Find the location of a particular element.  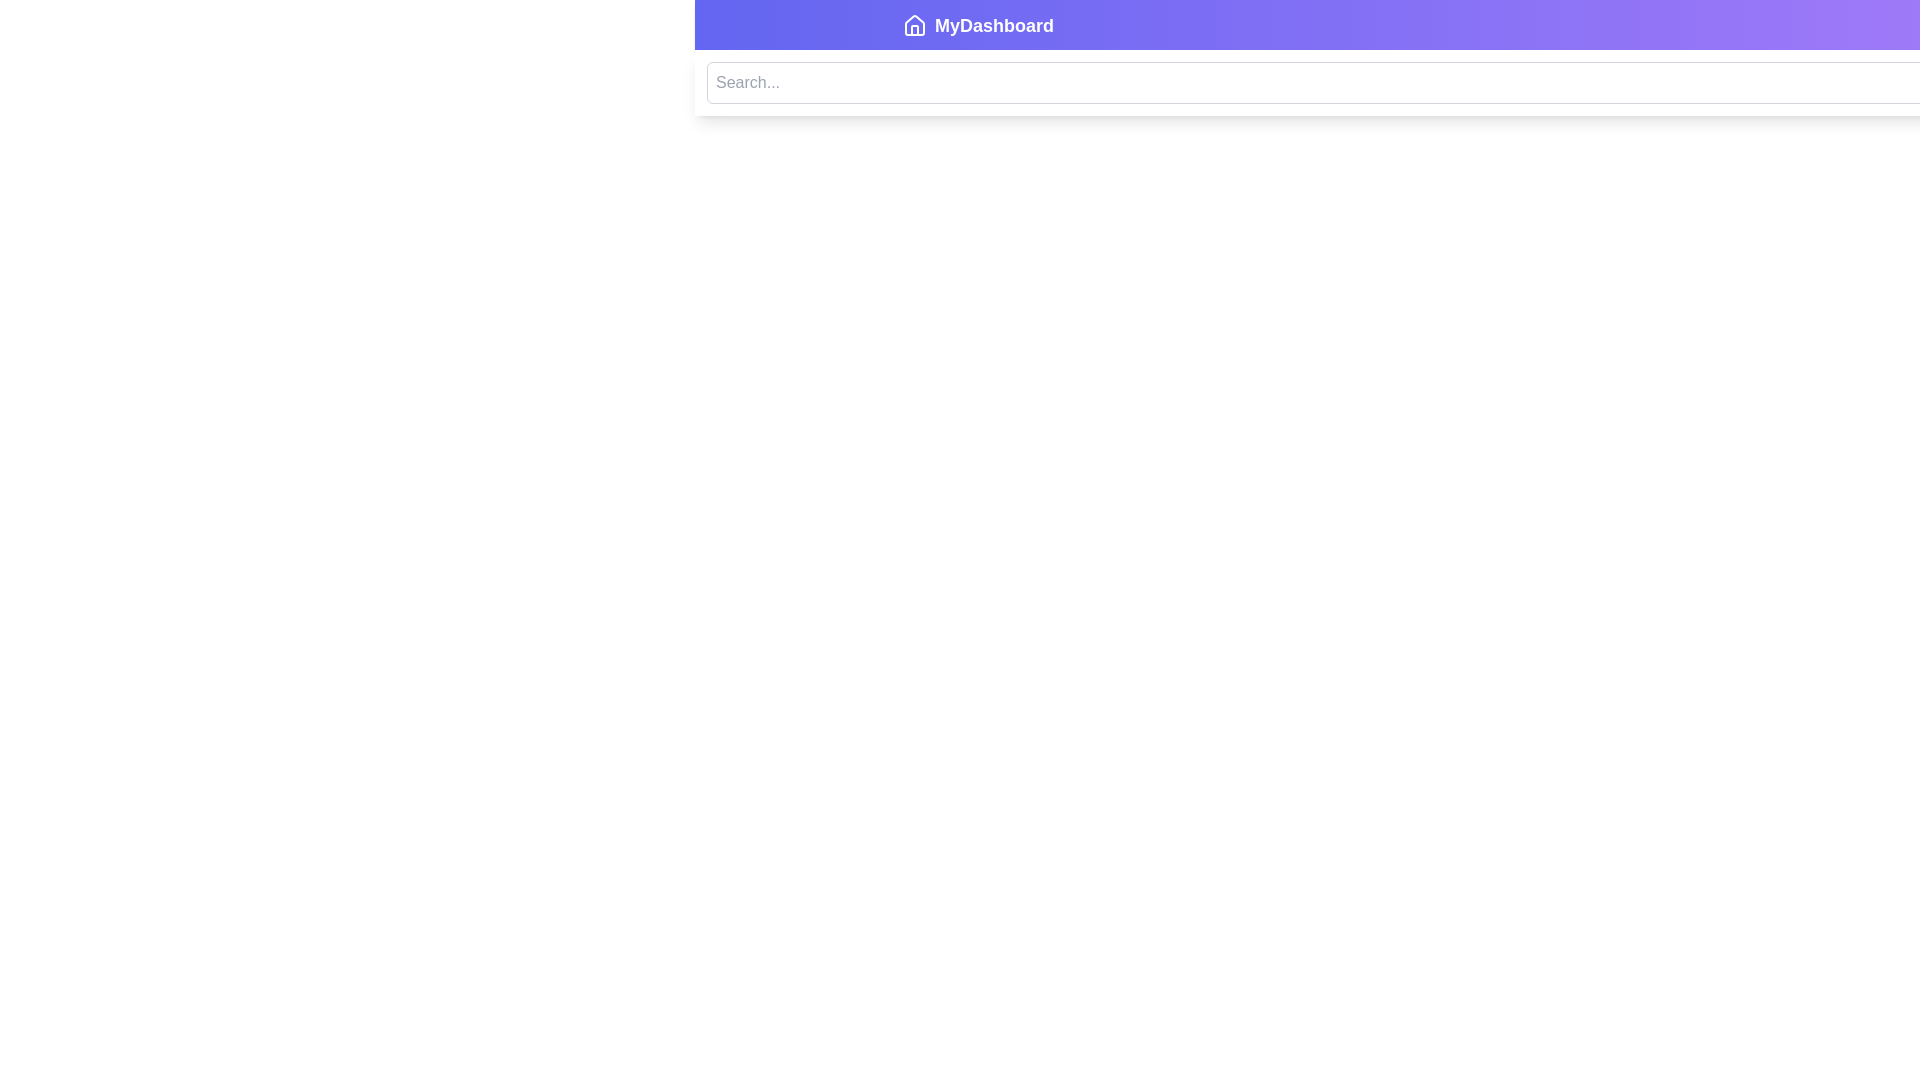

the 'Home' icon, which is a simple house schematic in line art style, located to the left of the 'MyDashboard' label is located at coordinates (914, 26).